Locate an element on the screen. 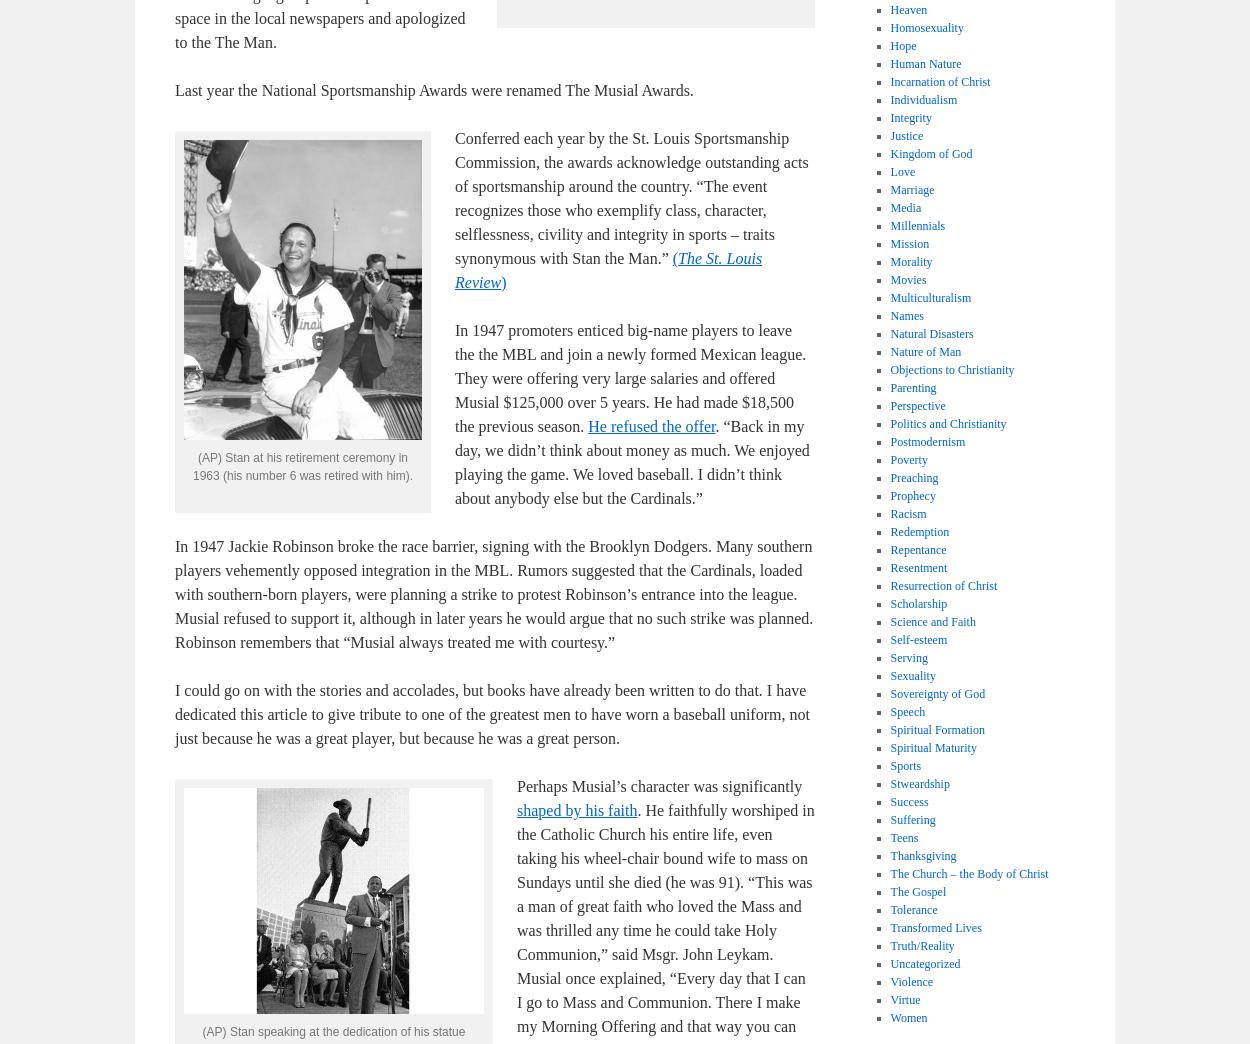 Image resolution: width=1250 pixels, height=1044 pixels. ')' is located at coordinates (503, 281).